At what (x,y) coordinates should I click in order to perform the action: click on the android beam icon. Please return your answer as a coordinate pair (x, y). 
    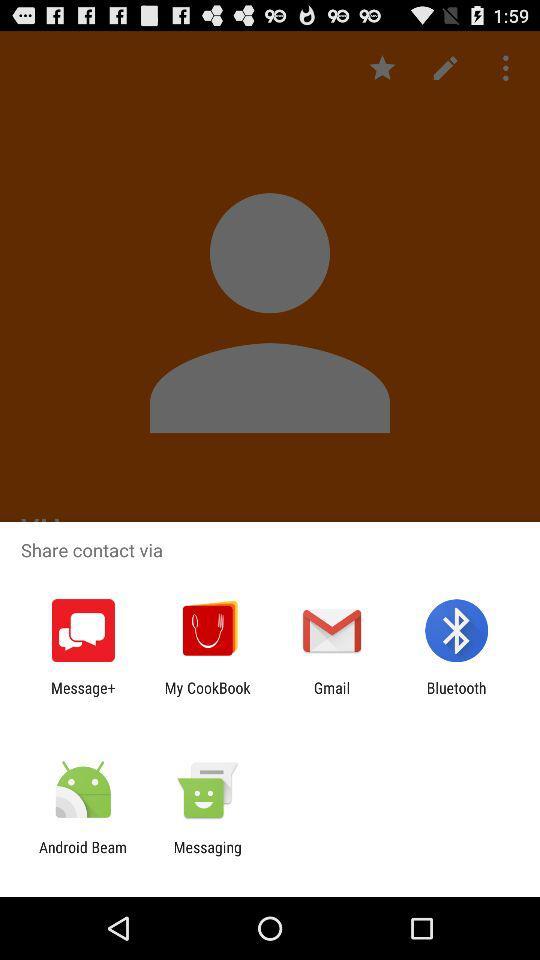
    Looking at the image, I should click on (82, 855).